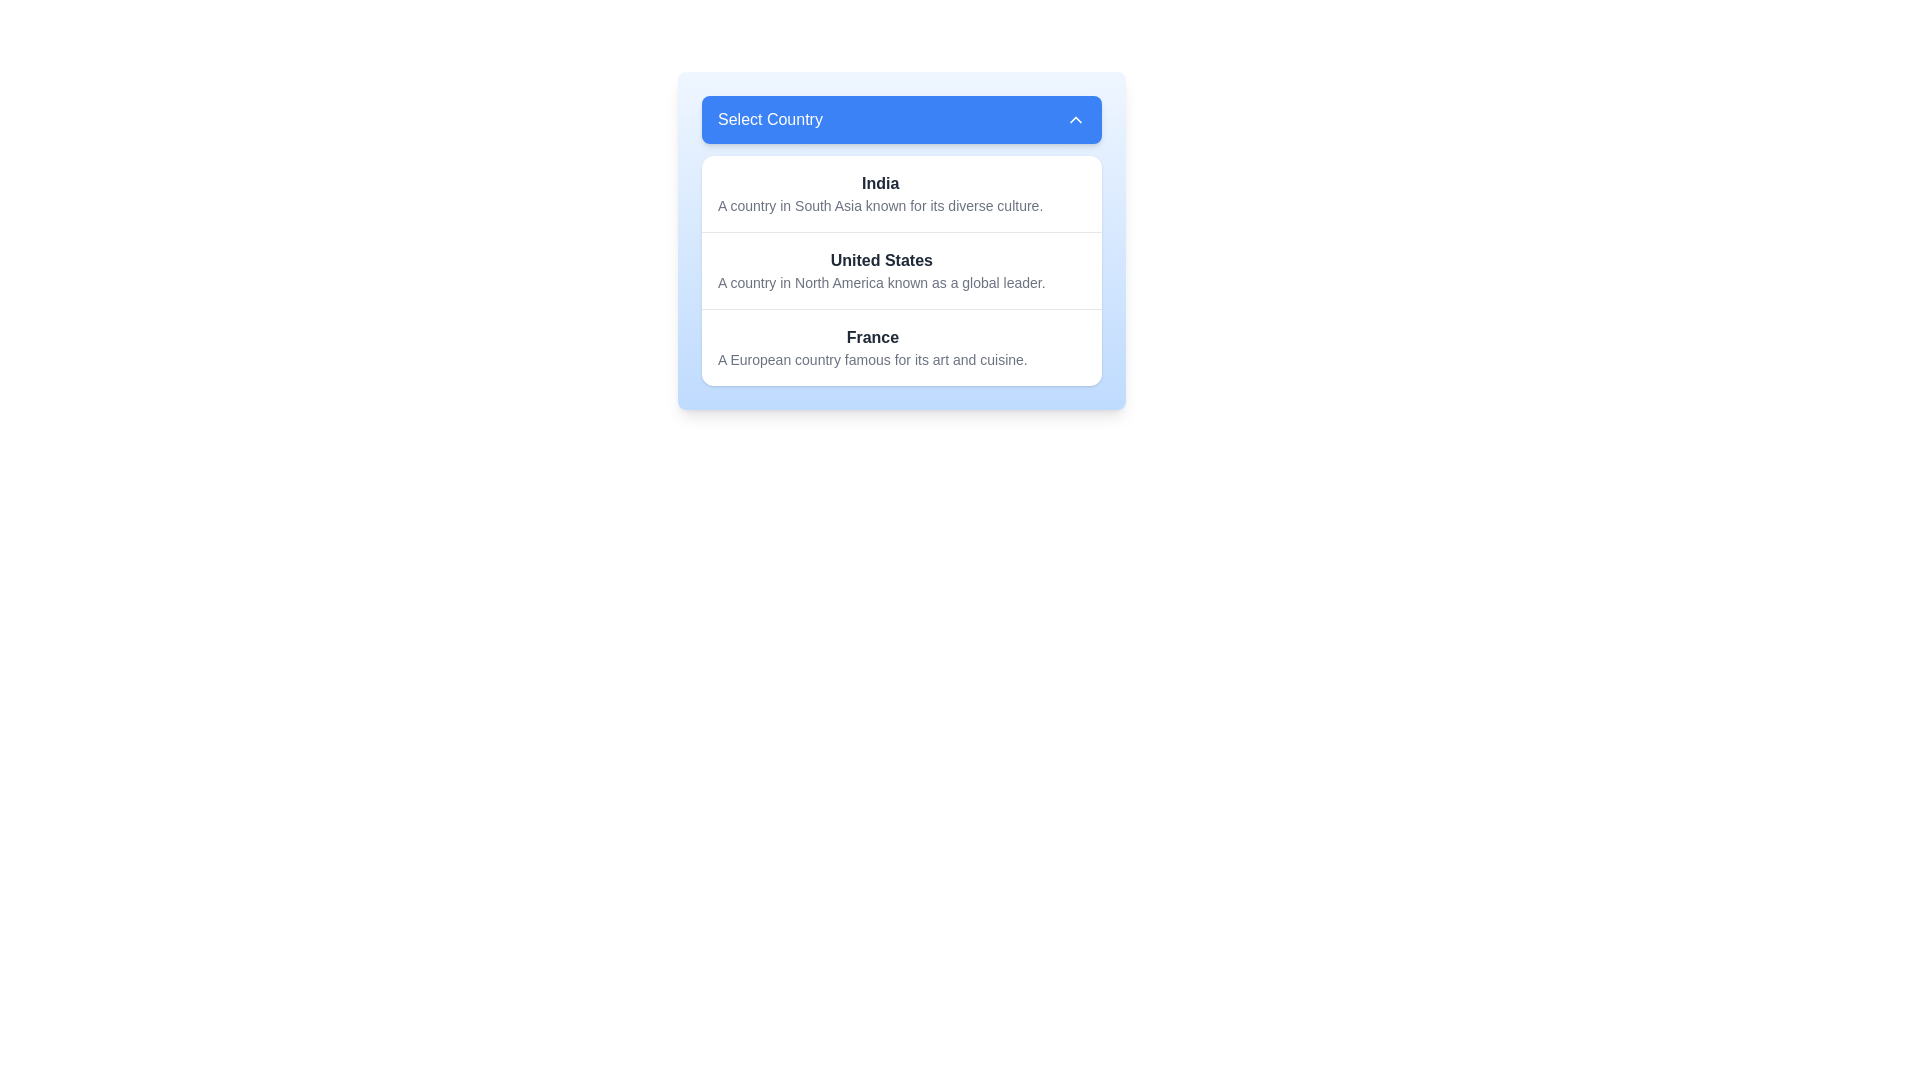  Describe the element at coordinates (880, 205) in the screenshot. I see `description text located in the dropdown menu under the heading 'India', which is the first item in the list after the heading` at that location.